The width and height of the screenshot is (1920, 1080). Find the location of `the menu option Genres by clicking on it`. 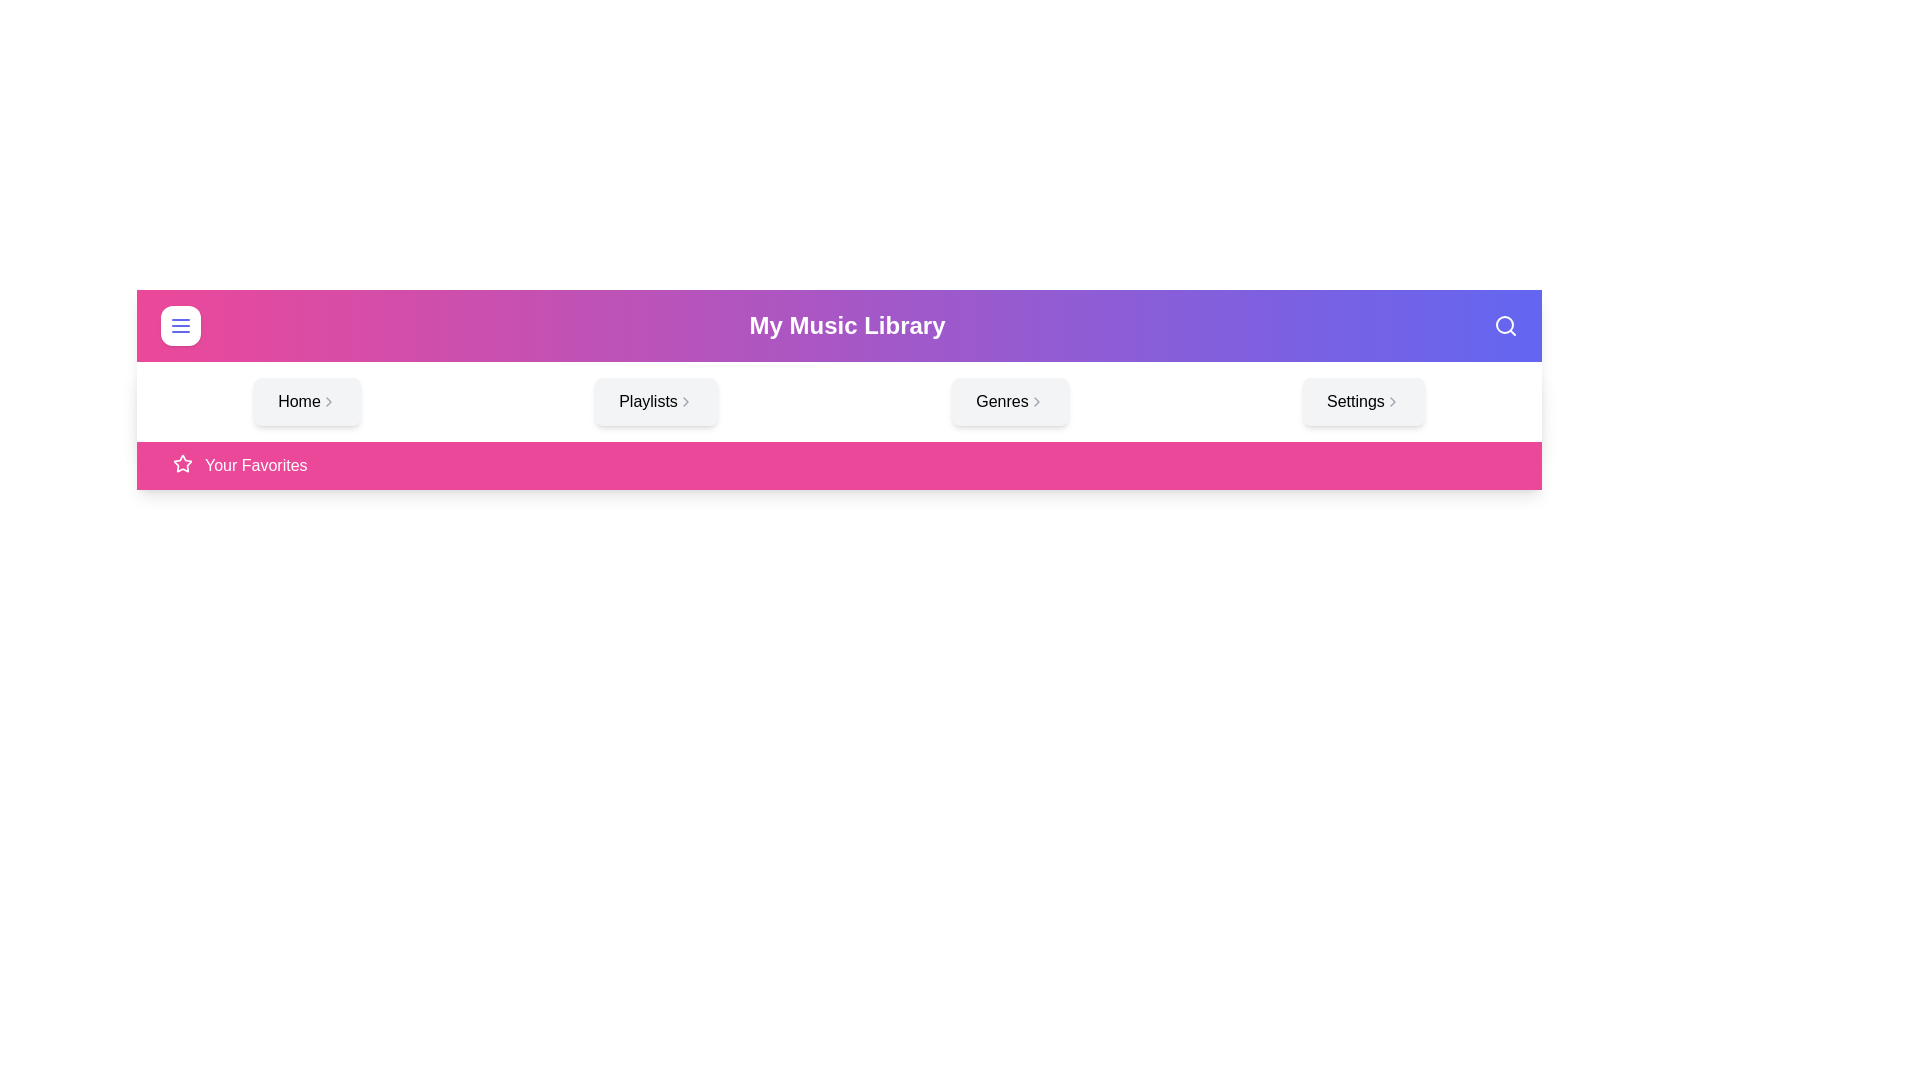

the menu option Genres by clicking on it is located at coordinates (1010, 401).